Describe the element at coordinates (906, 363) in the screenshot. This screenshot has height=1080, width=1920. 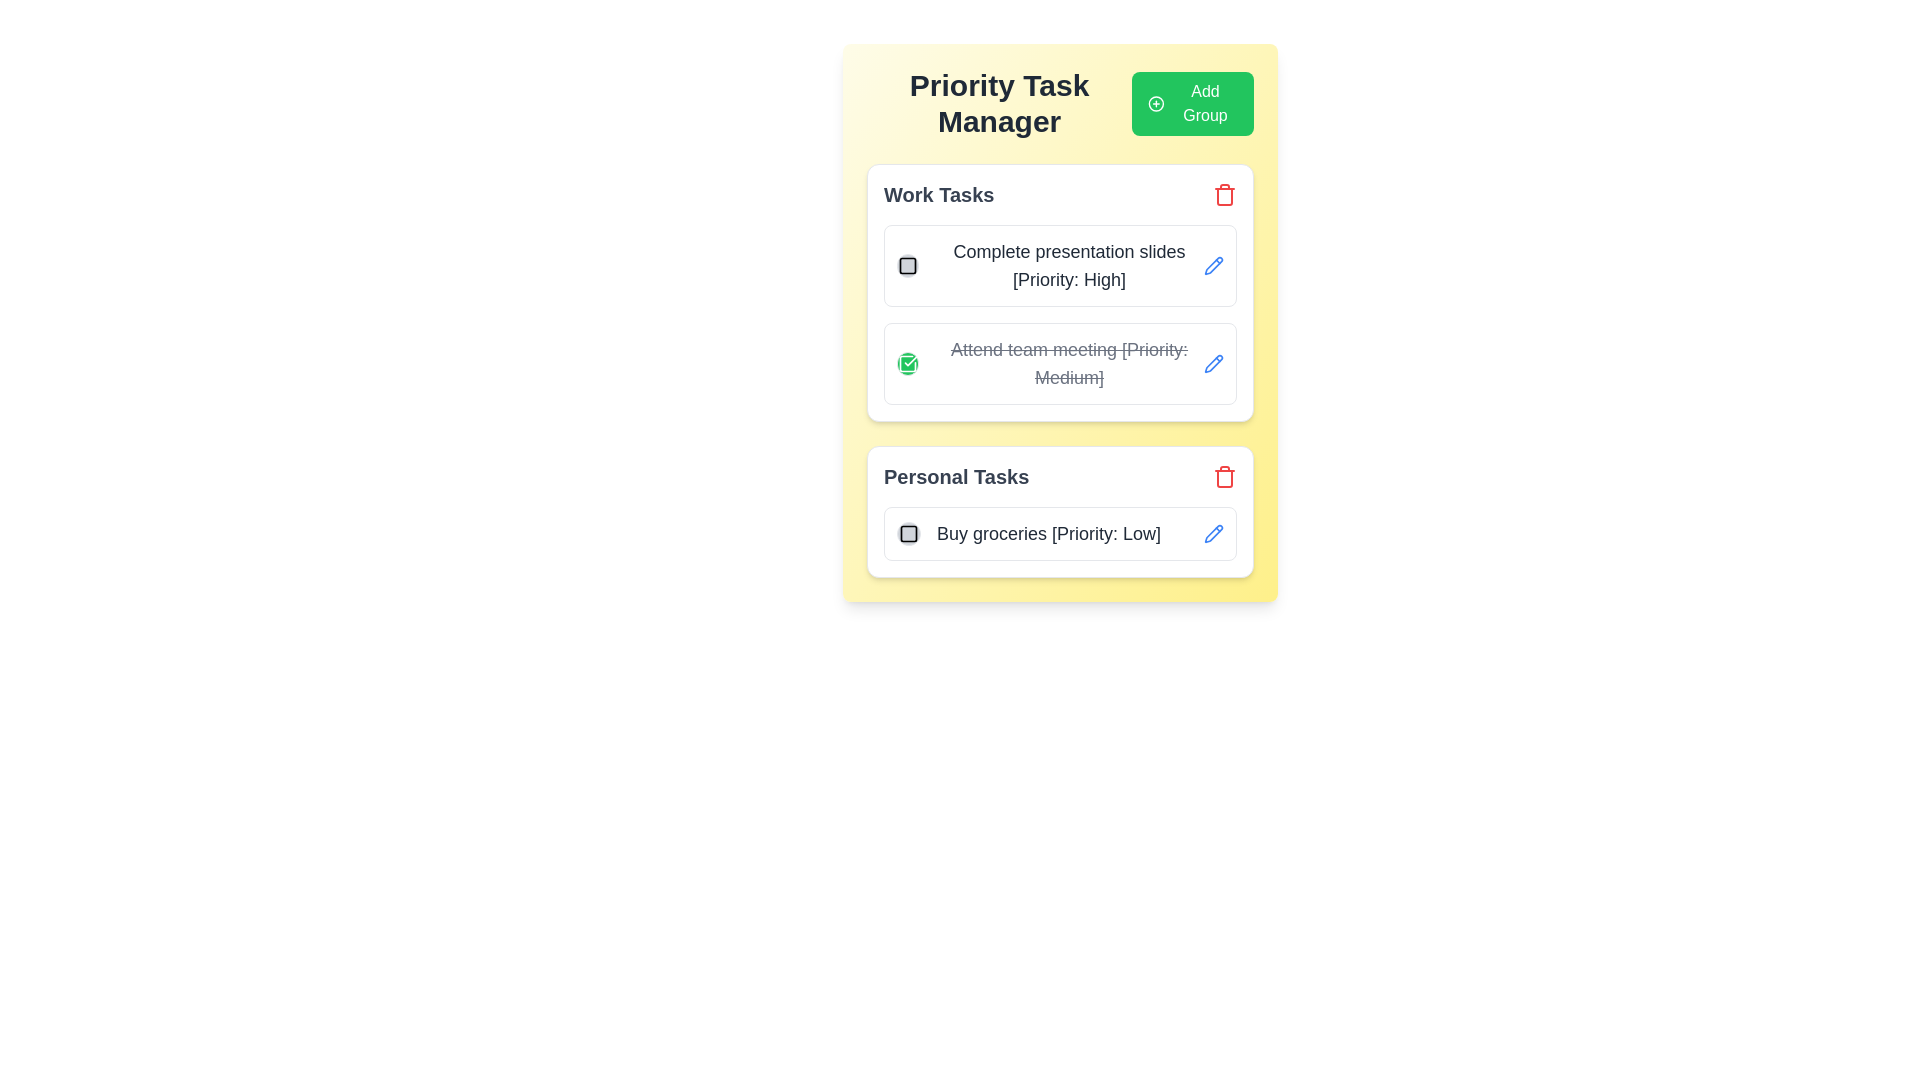
I see `the Checkbox styled as a button` at that location.